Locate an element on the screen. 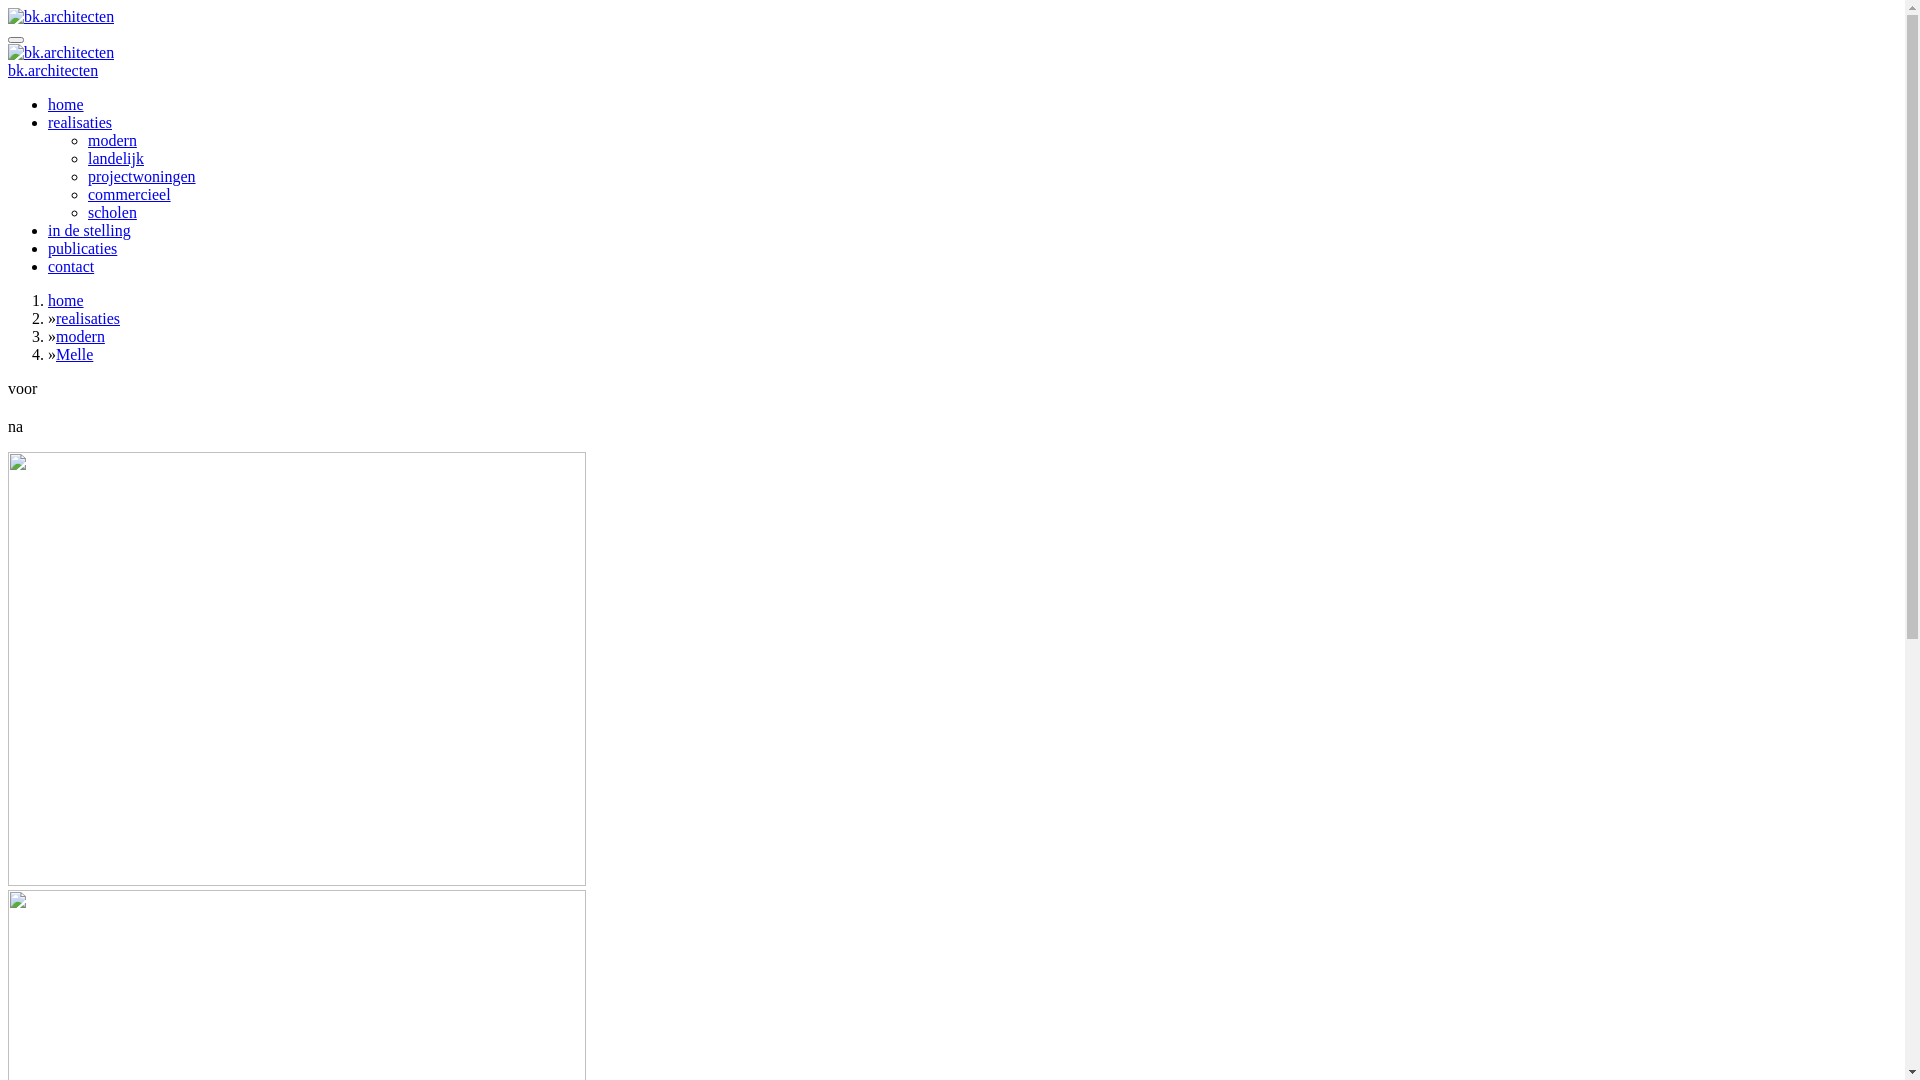 Image resolution: width=1920 pixels, height=1080 pixels. 'publicaties' is located at coordinates (48, 247).